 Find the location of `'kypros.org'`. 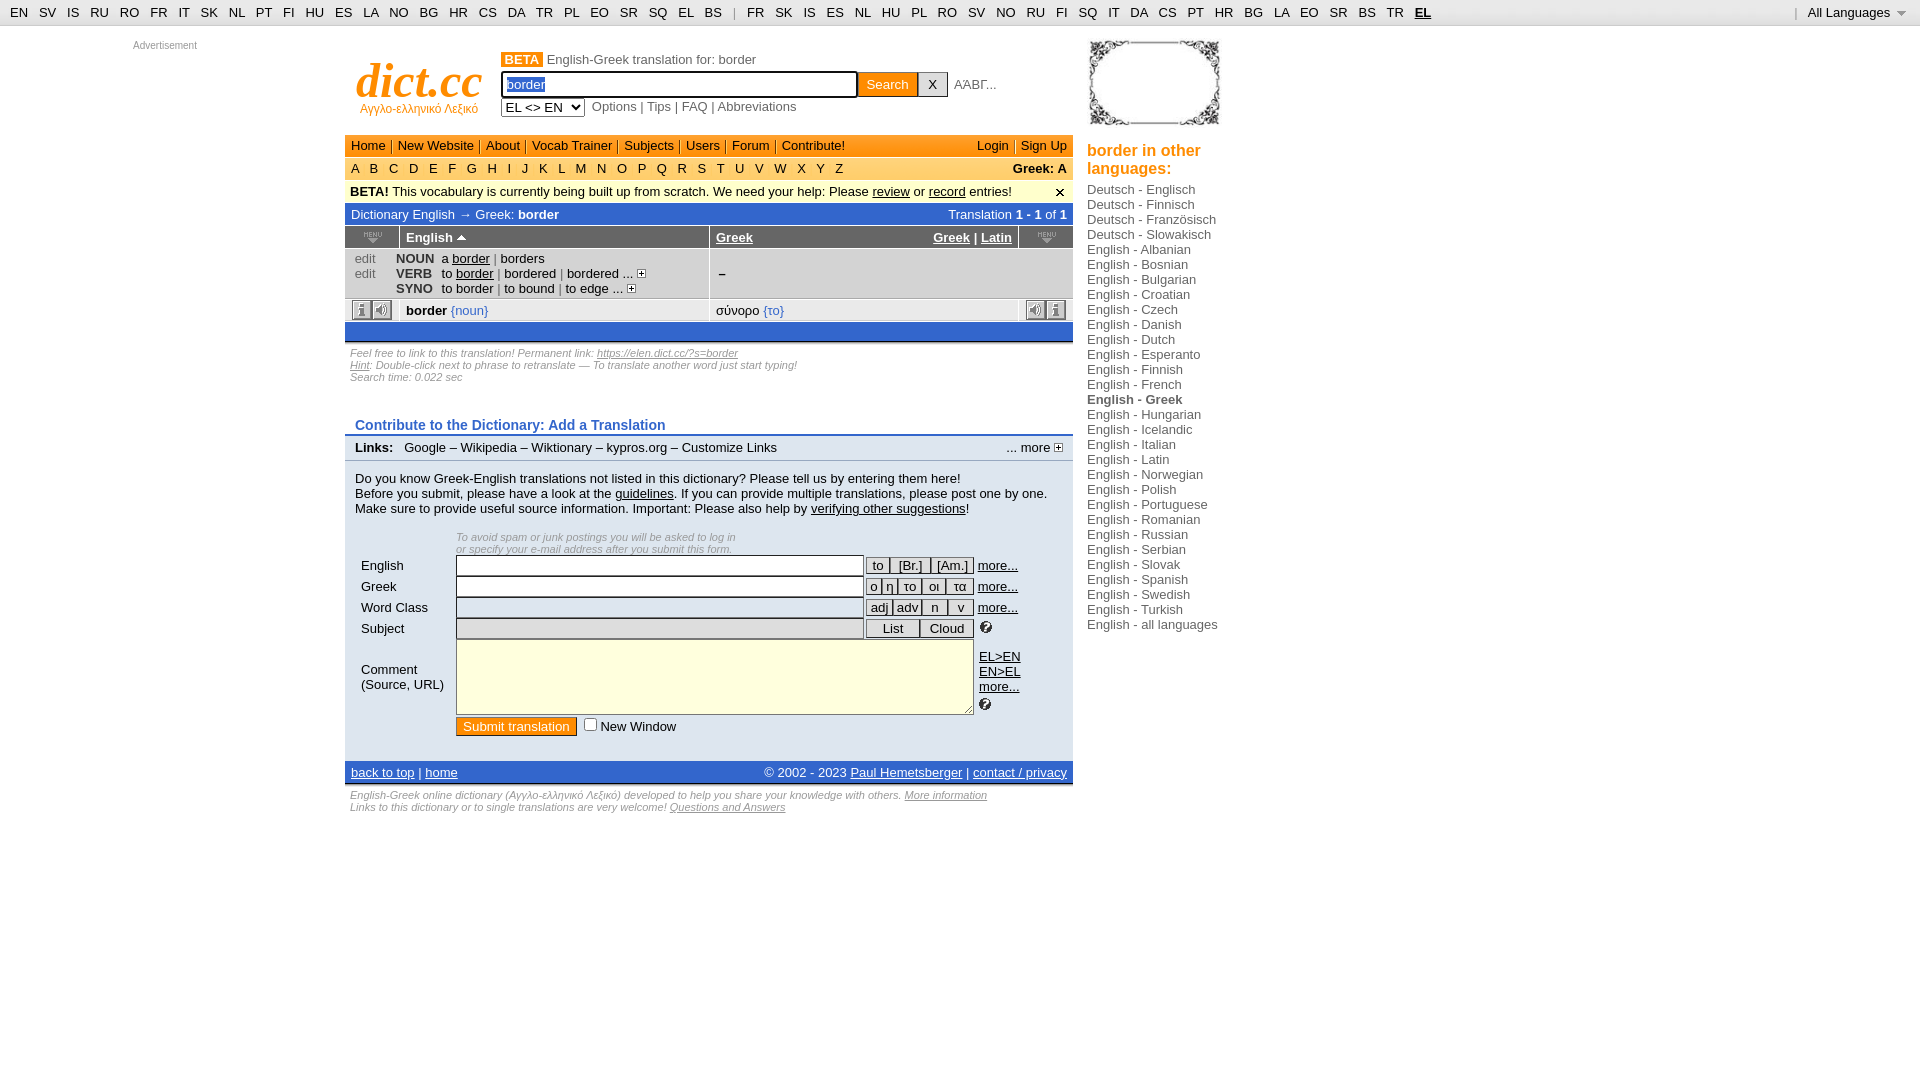

'kypros.org' is located at coordinates (605, 446).